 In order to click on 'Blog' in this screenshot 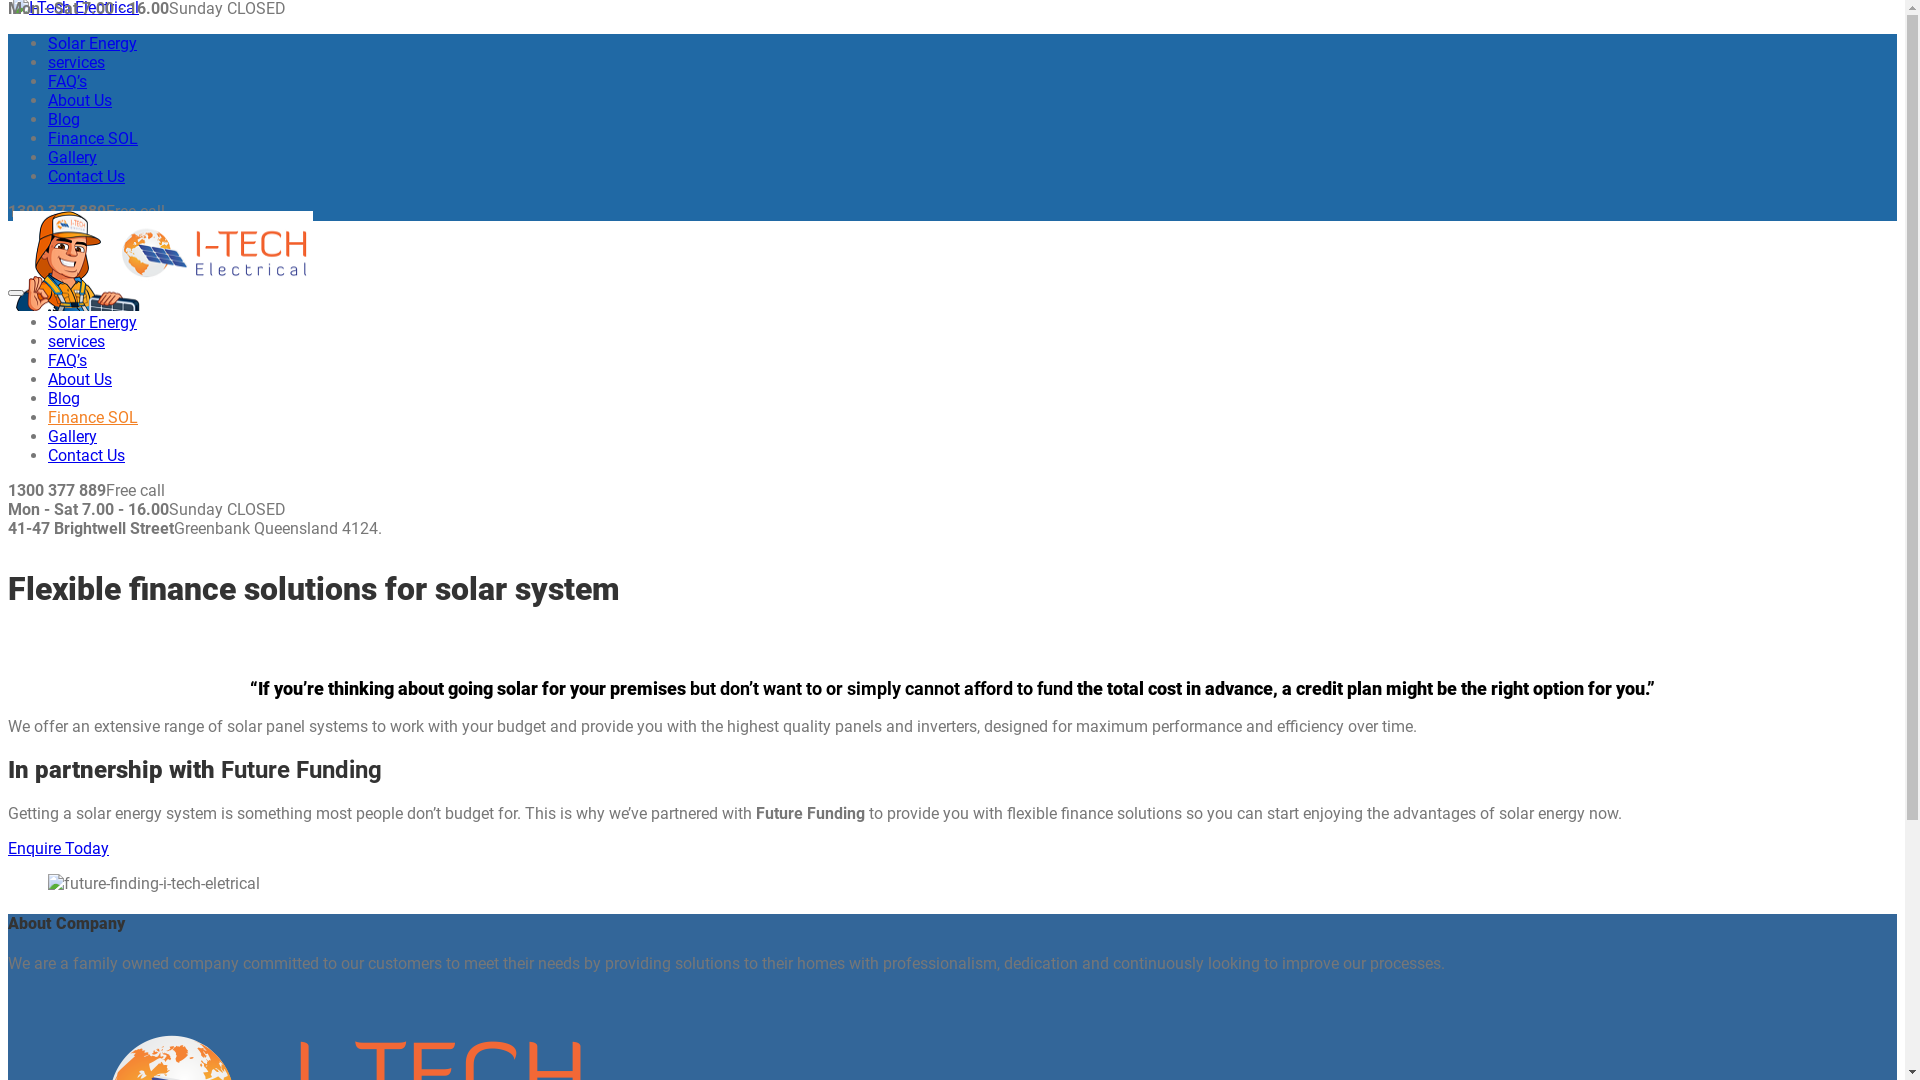, I will do `click(63, 119)`.